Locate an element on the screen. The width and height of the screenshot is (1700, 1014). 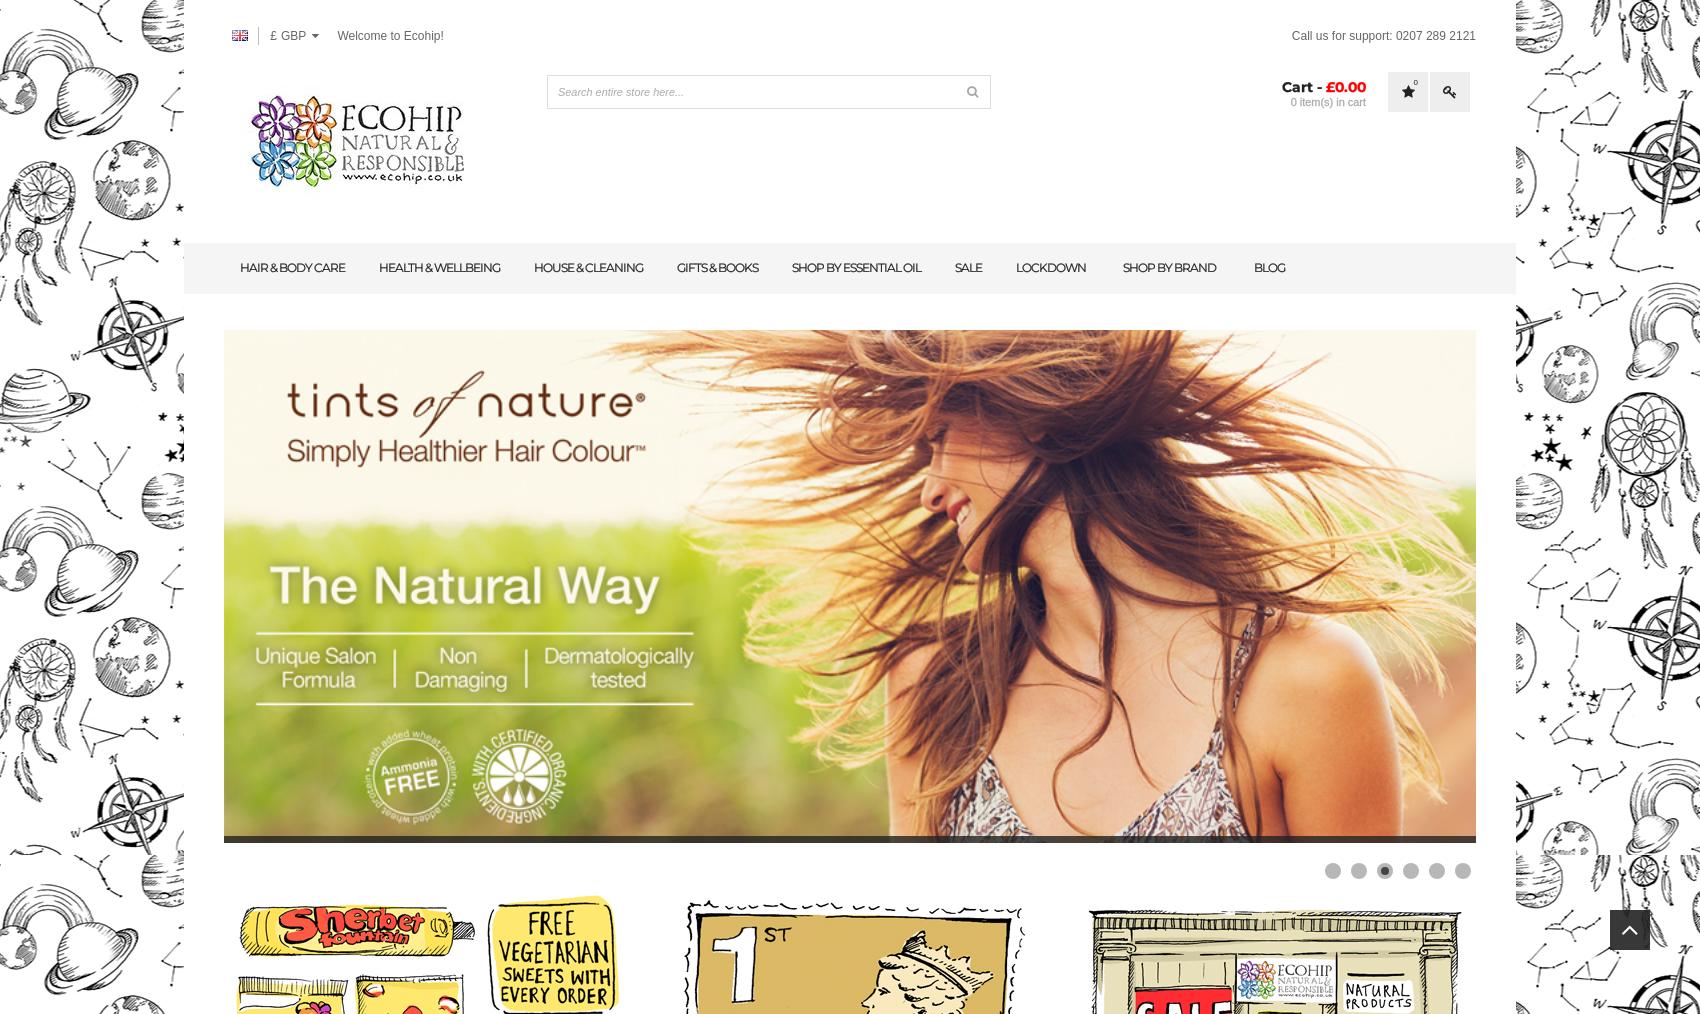
'Gifts & books' is located at coordinates (676, 267).